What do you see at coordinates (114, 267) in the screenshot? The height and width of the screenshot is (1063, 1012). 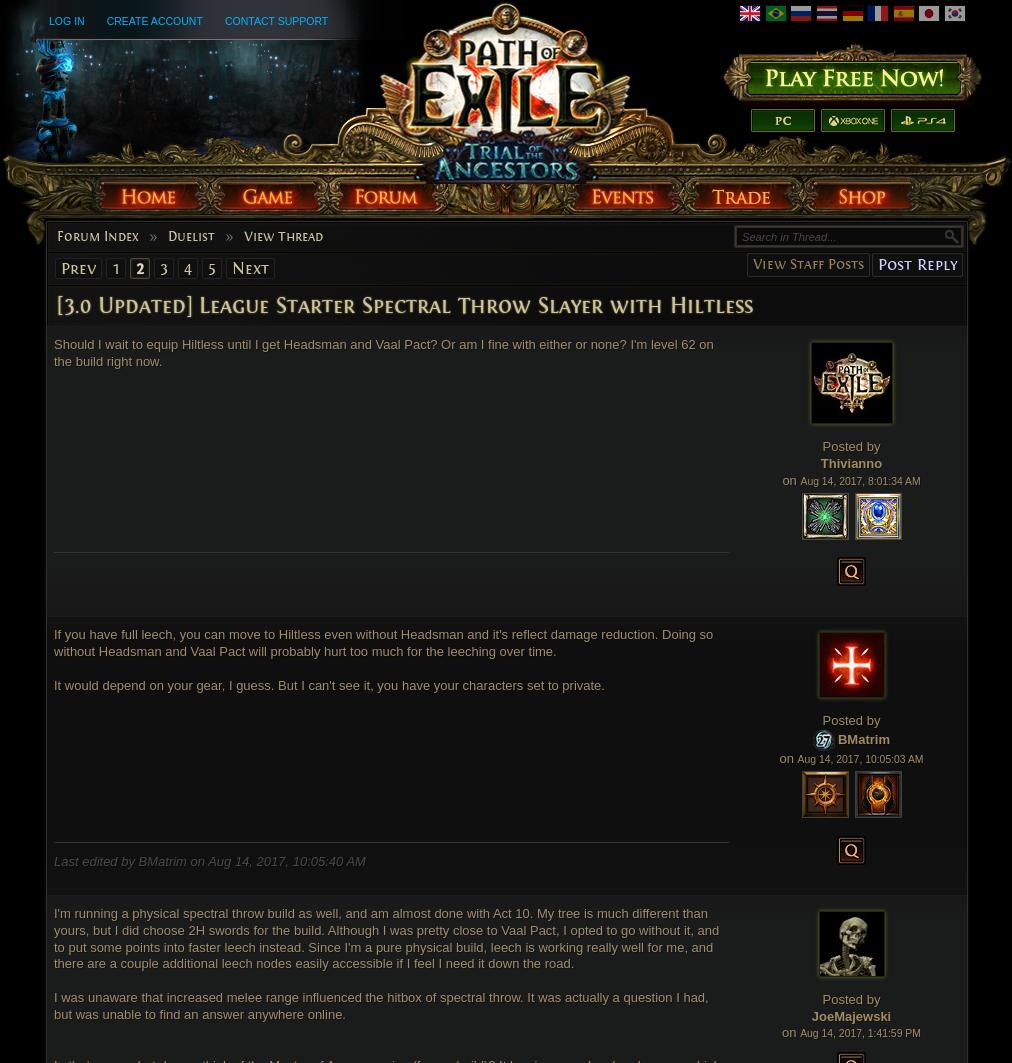 I see `'1'` at bounding box center [114, 267].